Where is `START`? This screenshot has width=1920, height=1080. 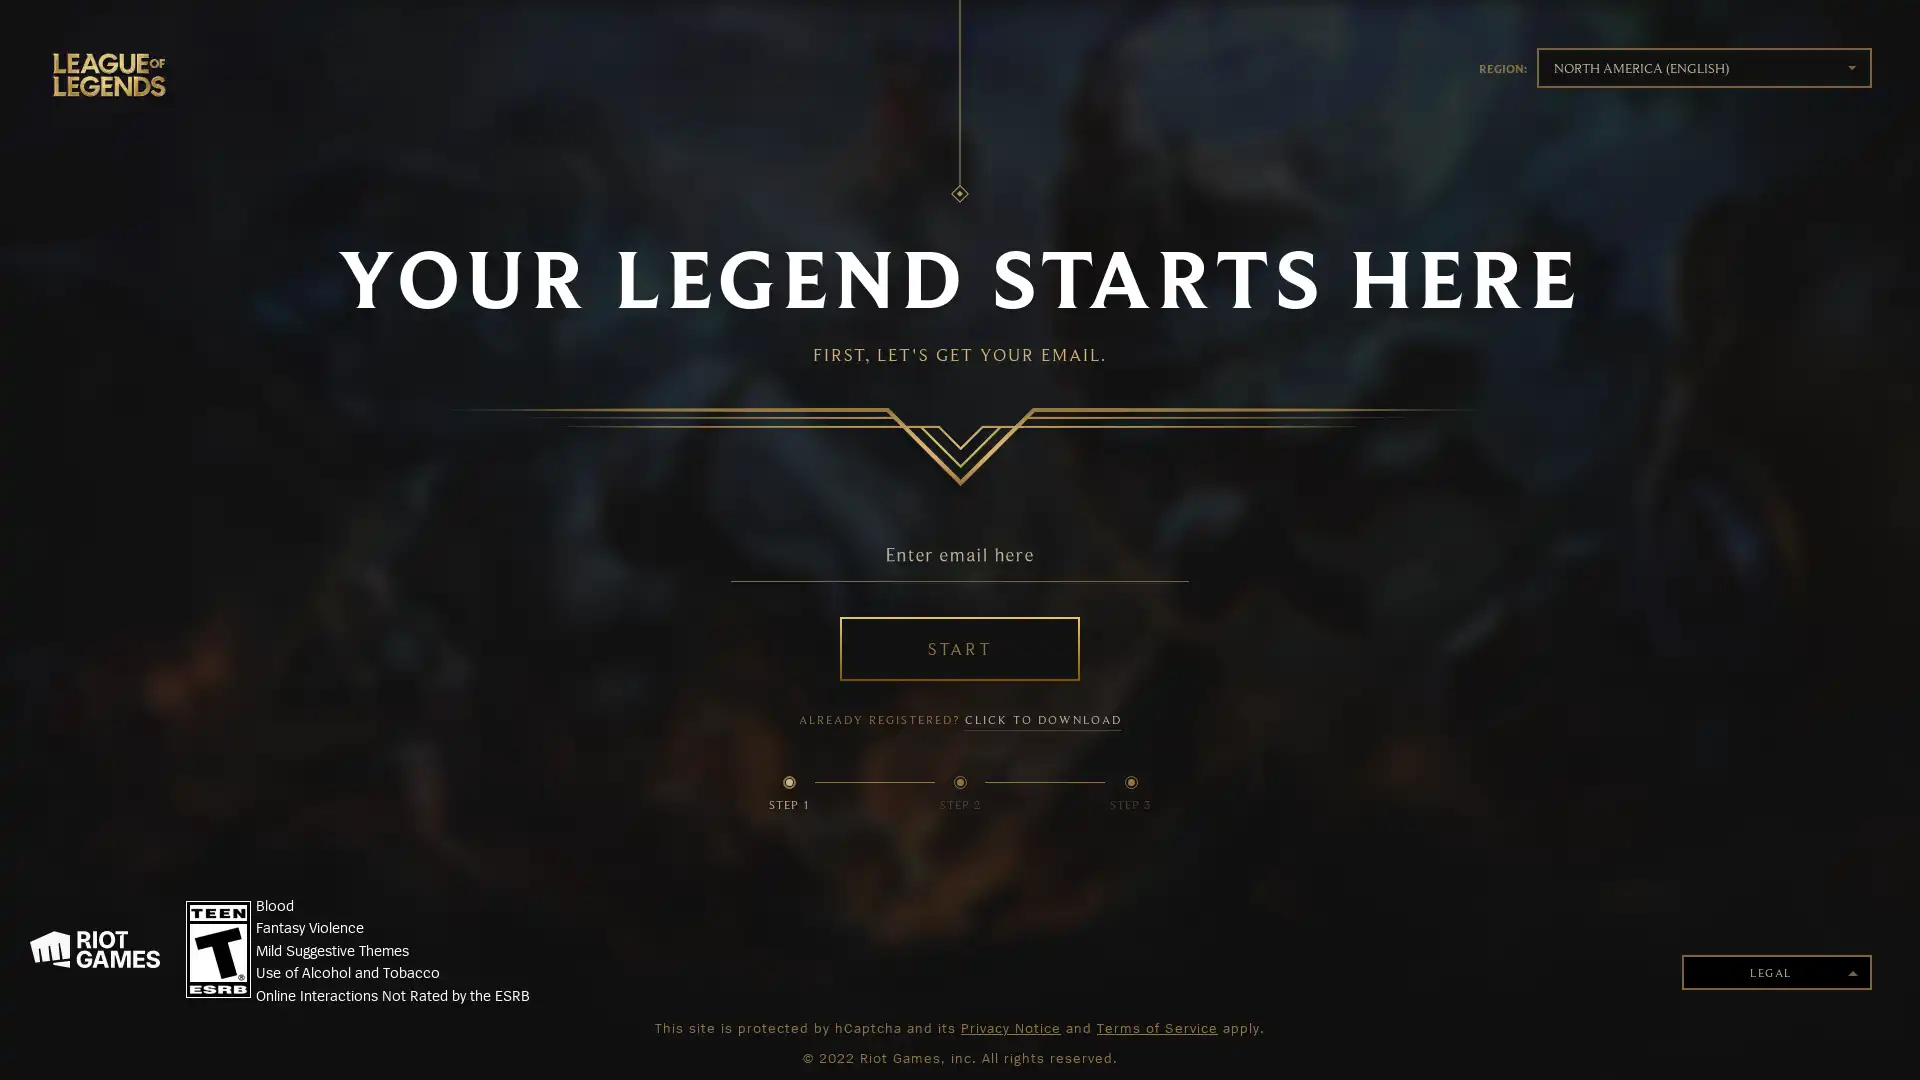 START is located at coordinates (960, 648).